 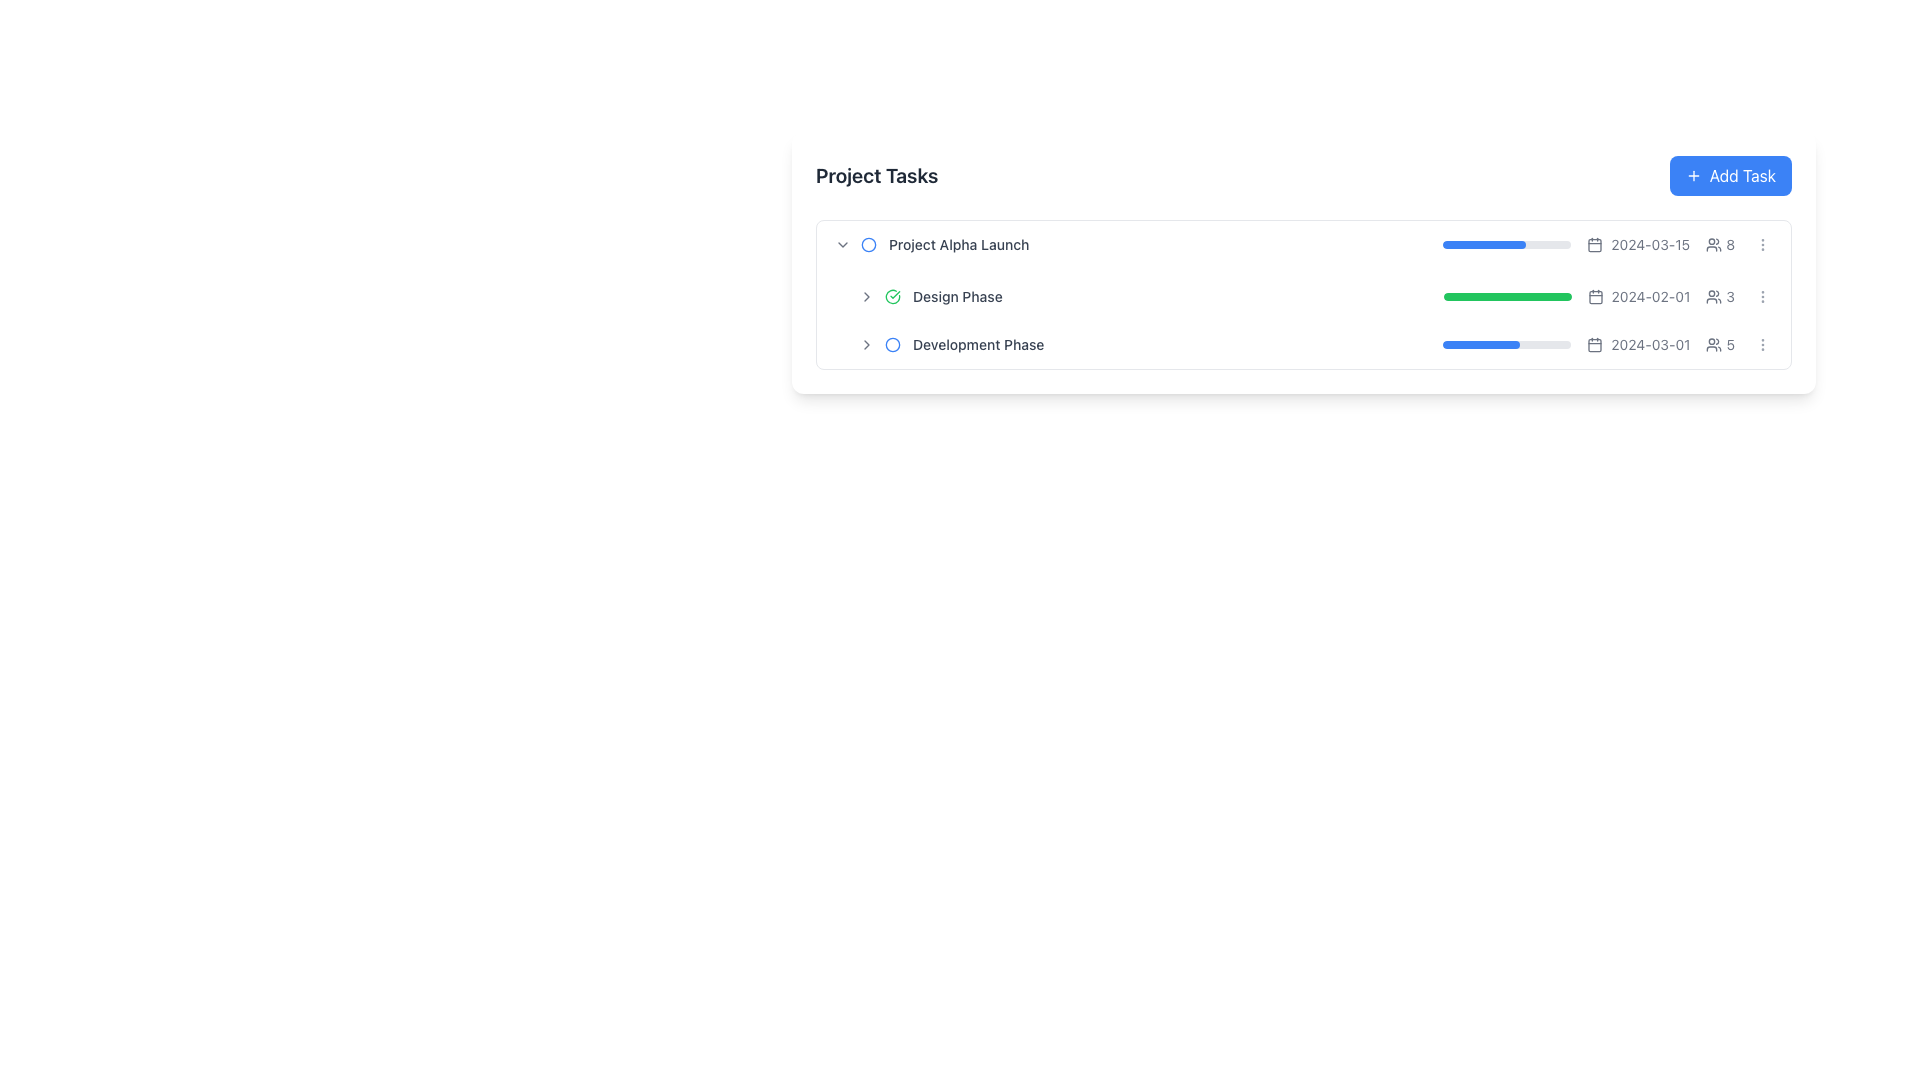 I want to click on the small chevron rightward-arrow button located next to the 'Development Phase' text to change its background color, so click(x=867, y=343).